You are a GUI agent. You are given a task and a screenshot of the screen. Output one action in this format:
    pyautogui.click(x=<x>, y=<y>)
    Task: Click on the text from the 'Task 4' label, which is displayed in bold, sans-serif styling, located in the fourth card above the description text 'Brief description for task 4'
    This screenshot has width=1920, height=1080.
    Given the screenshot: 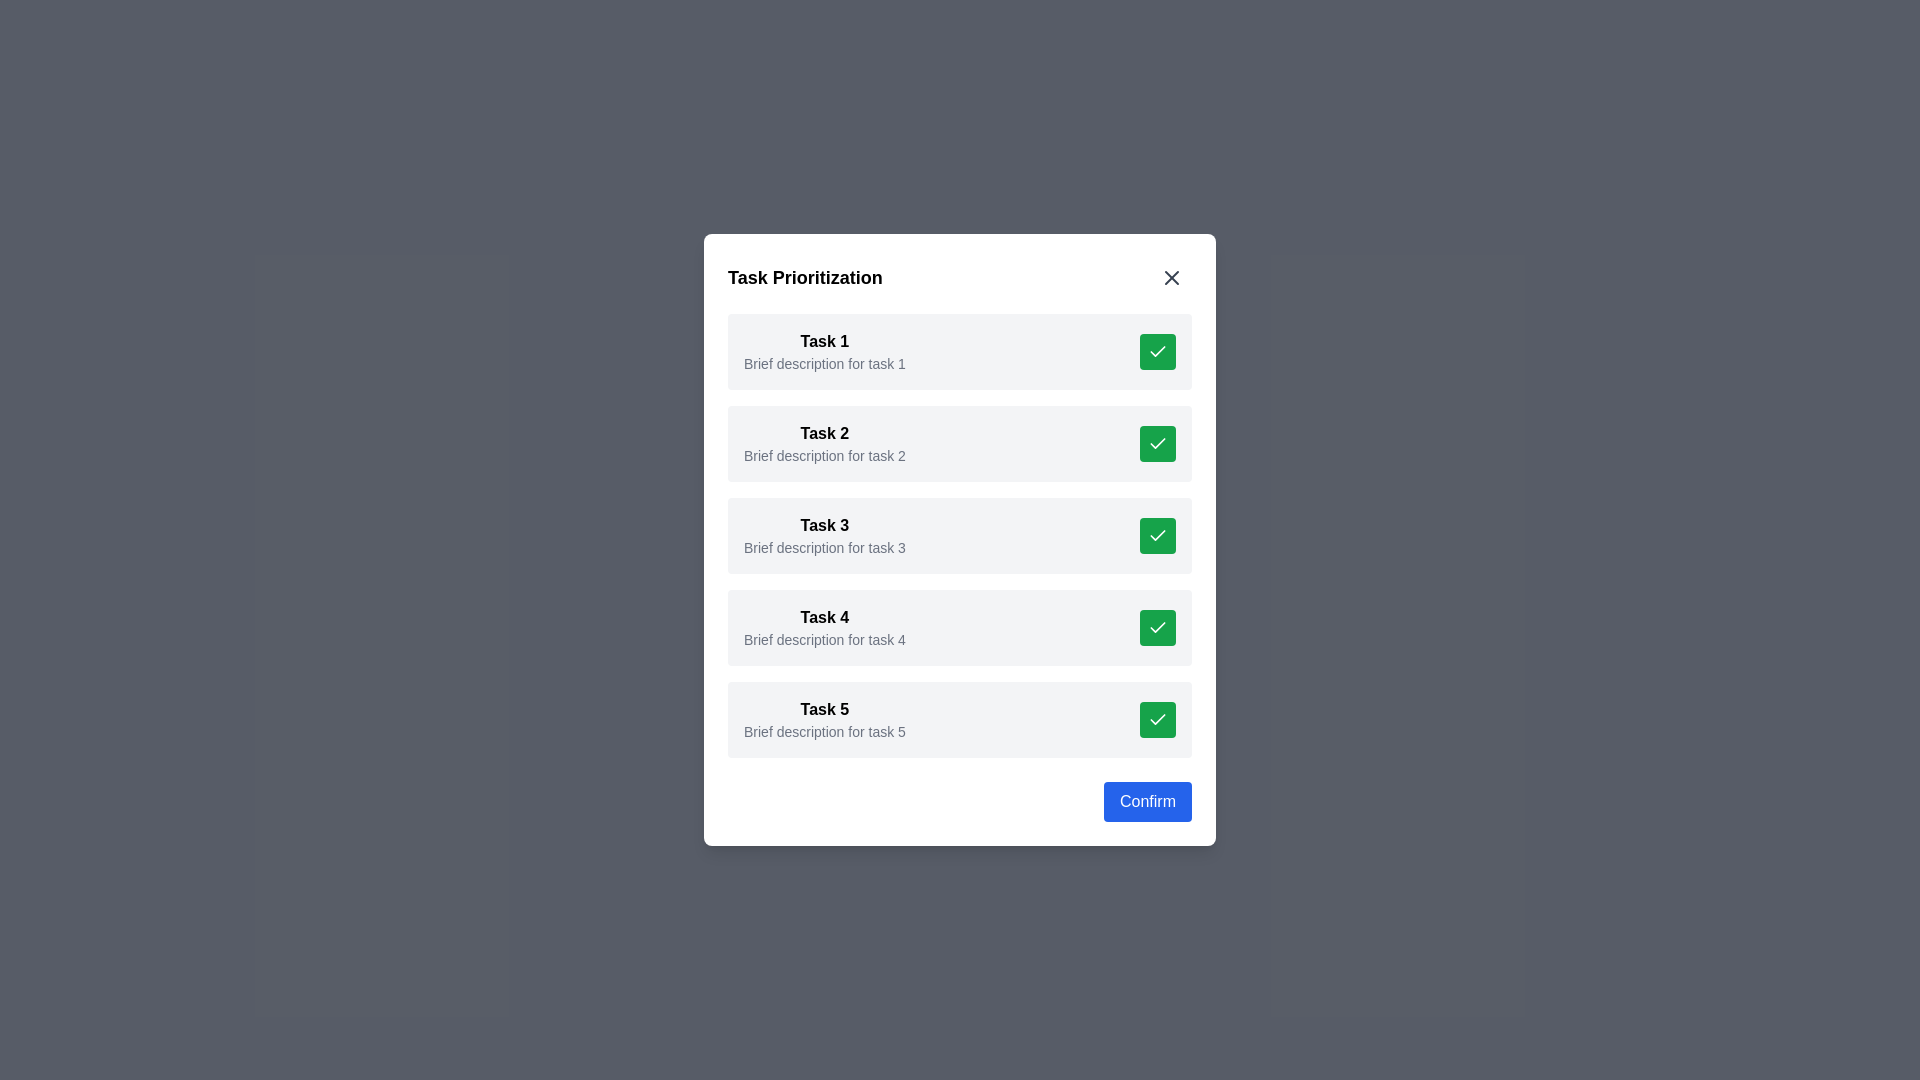 What is the action you would take?
    pyautogui.click(x=825, y=616)
    